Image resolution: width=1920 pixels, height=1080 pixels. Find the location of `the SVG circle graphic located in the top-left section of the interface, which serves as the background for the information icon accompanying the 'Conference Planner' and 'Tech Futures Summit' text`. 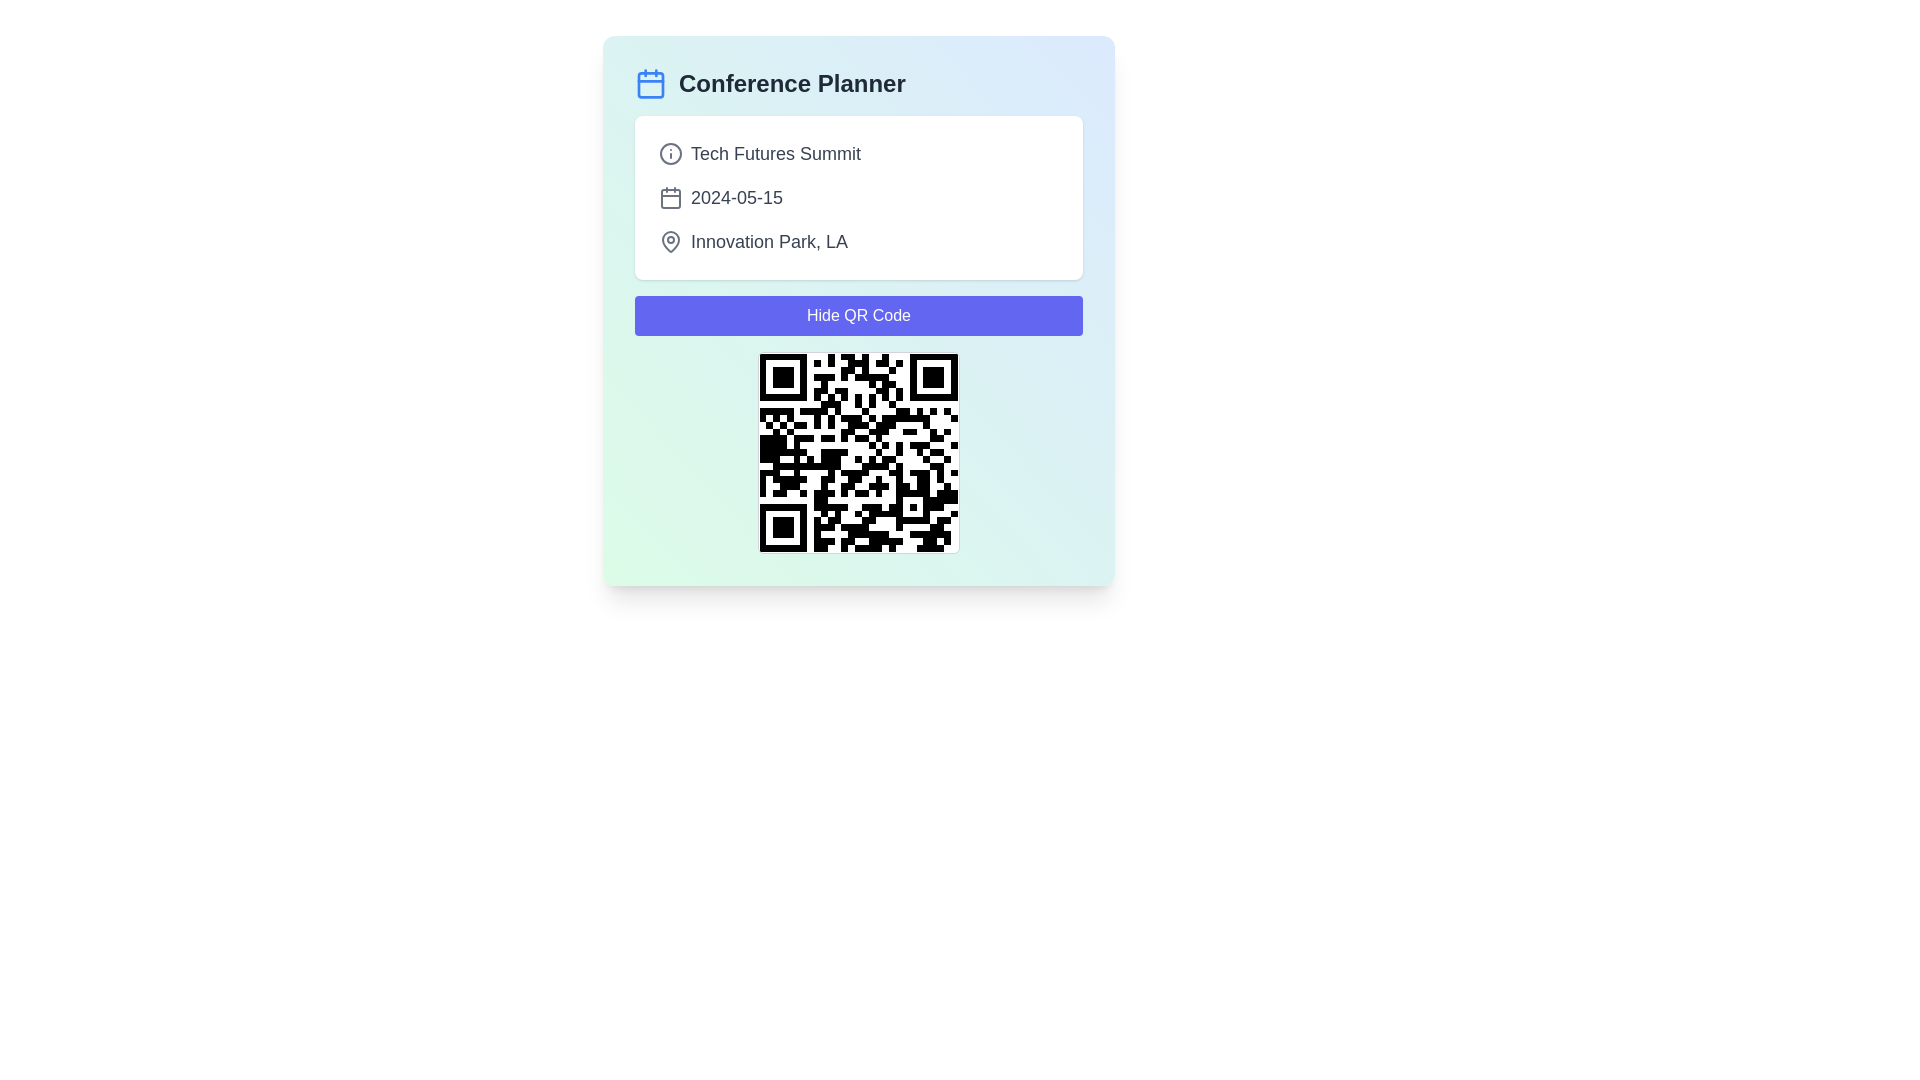

the SVG circle graphic located in the top-left section of the interface, which serves as the background for the information icon accompanying the 'Conference Planner' and 'Tech Futures Summit' text is located at coordinates (671, 153).